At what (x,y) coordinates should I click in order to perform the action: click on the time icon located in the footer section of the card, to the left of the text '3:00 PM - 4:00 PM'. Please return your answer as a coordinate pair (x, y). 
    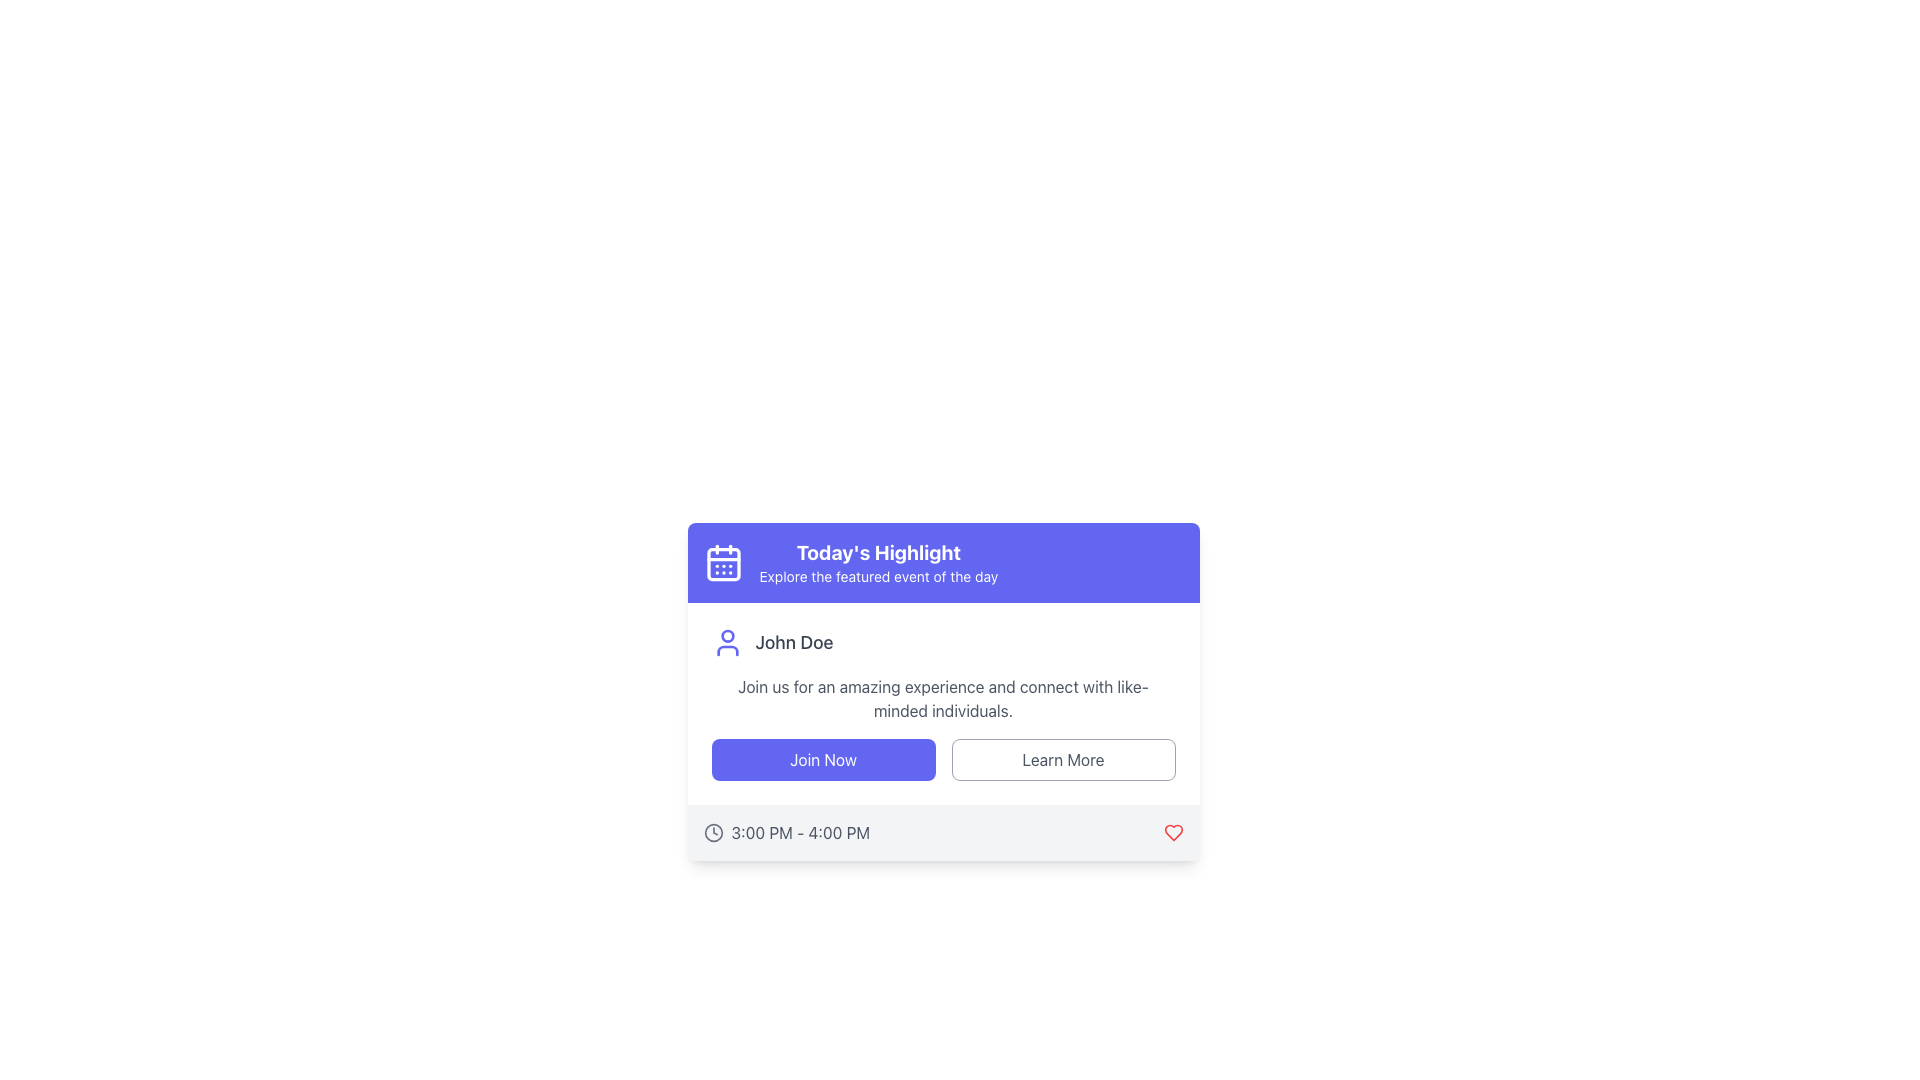
    Looking at the image, I should click on (713, 833).